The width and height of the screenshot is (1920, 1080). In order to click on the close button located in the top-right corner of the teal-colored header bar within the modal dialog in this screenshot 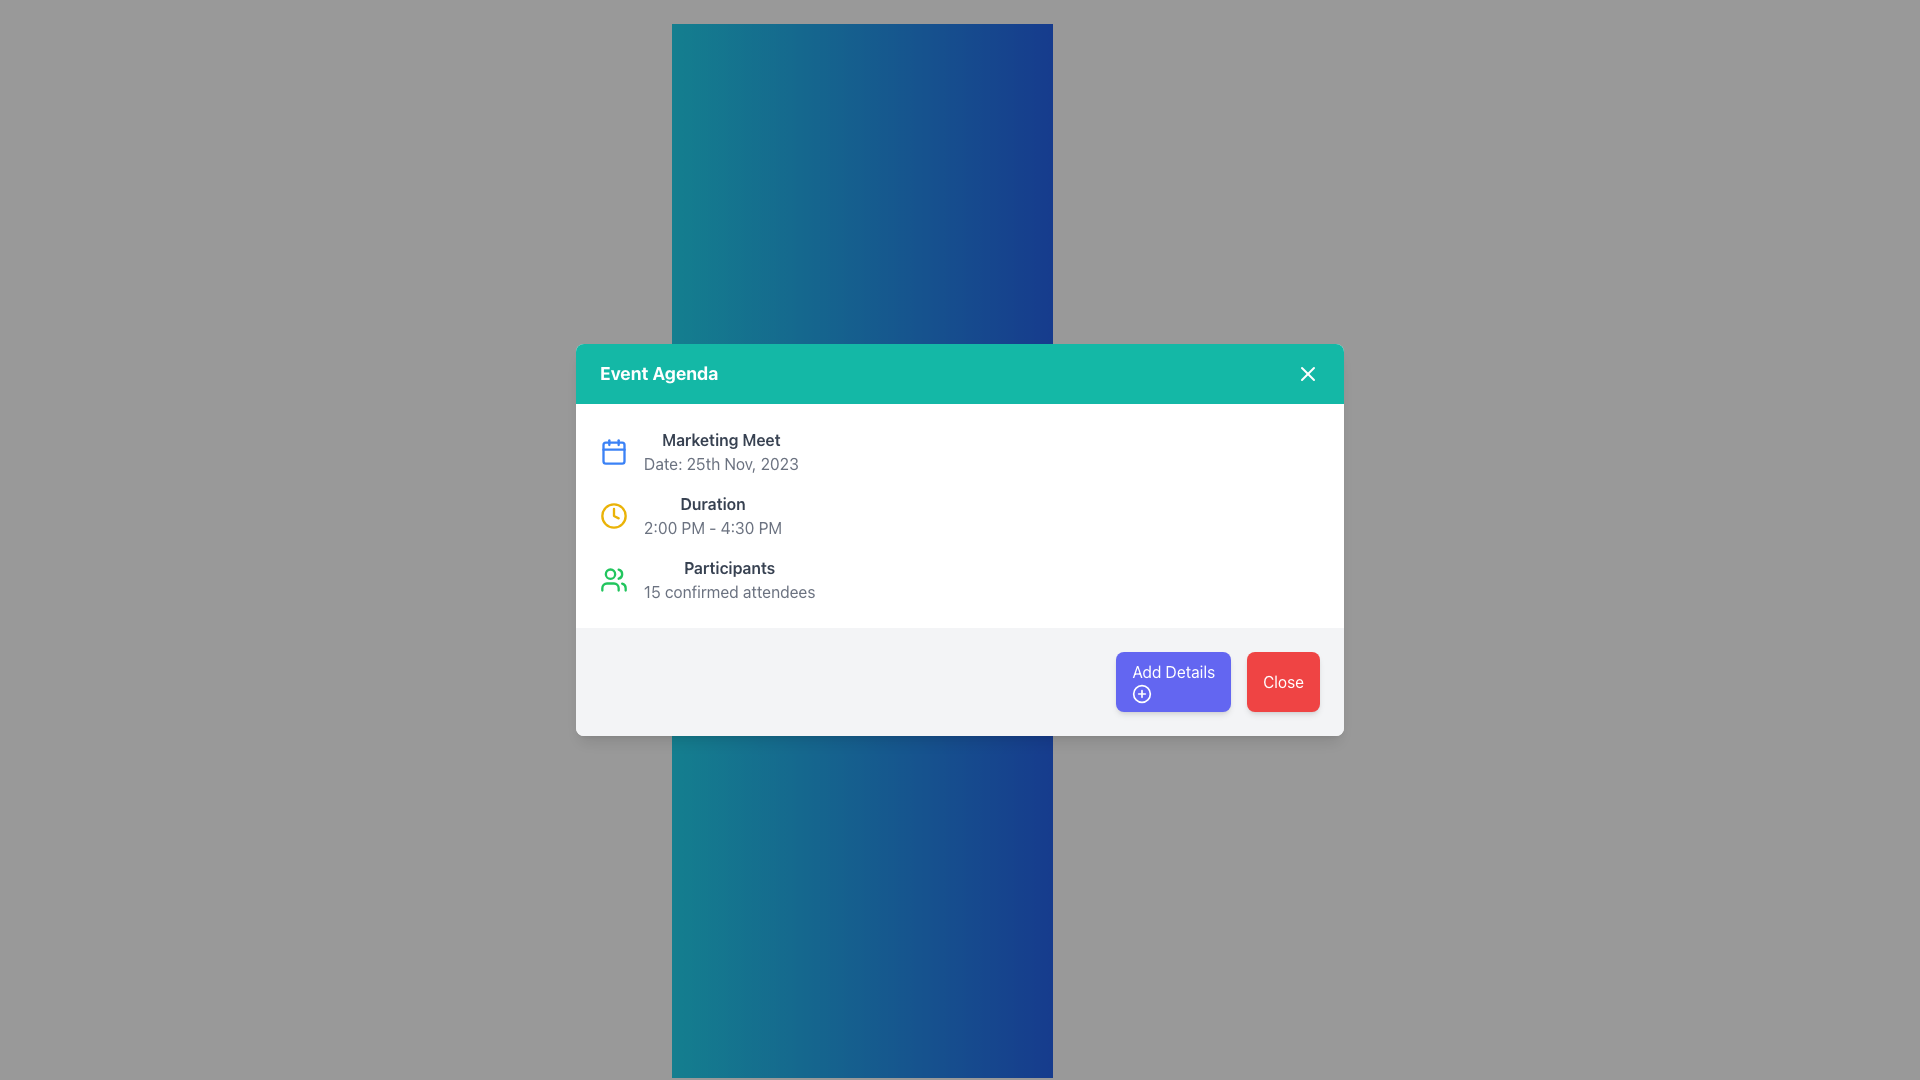, I will do `click(1308, 374)`.